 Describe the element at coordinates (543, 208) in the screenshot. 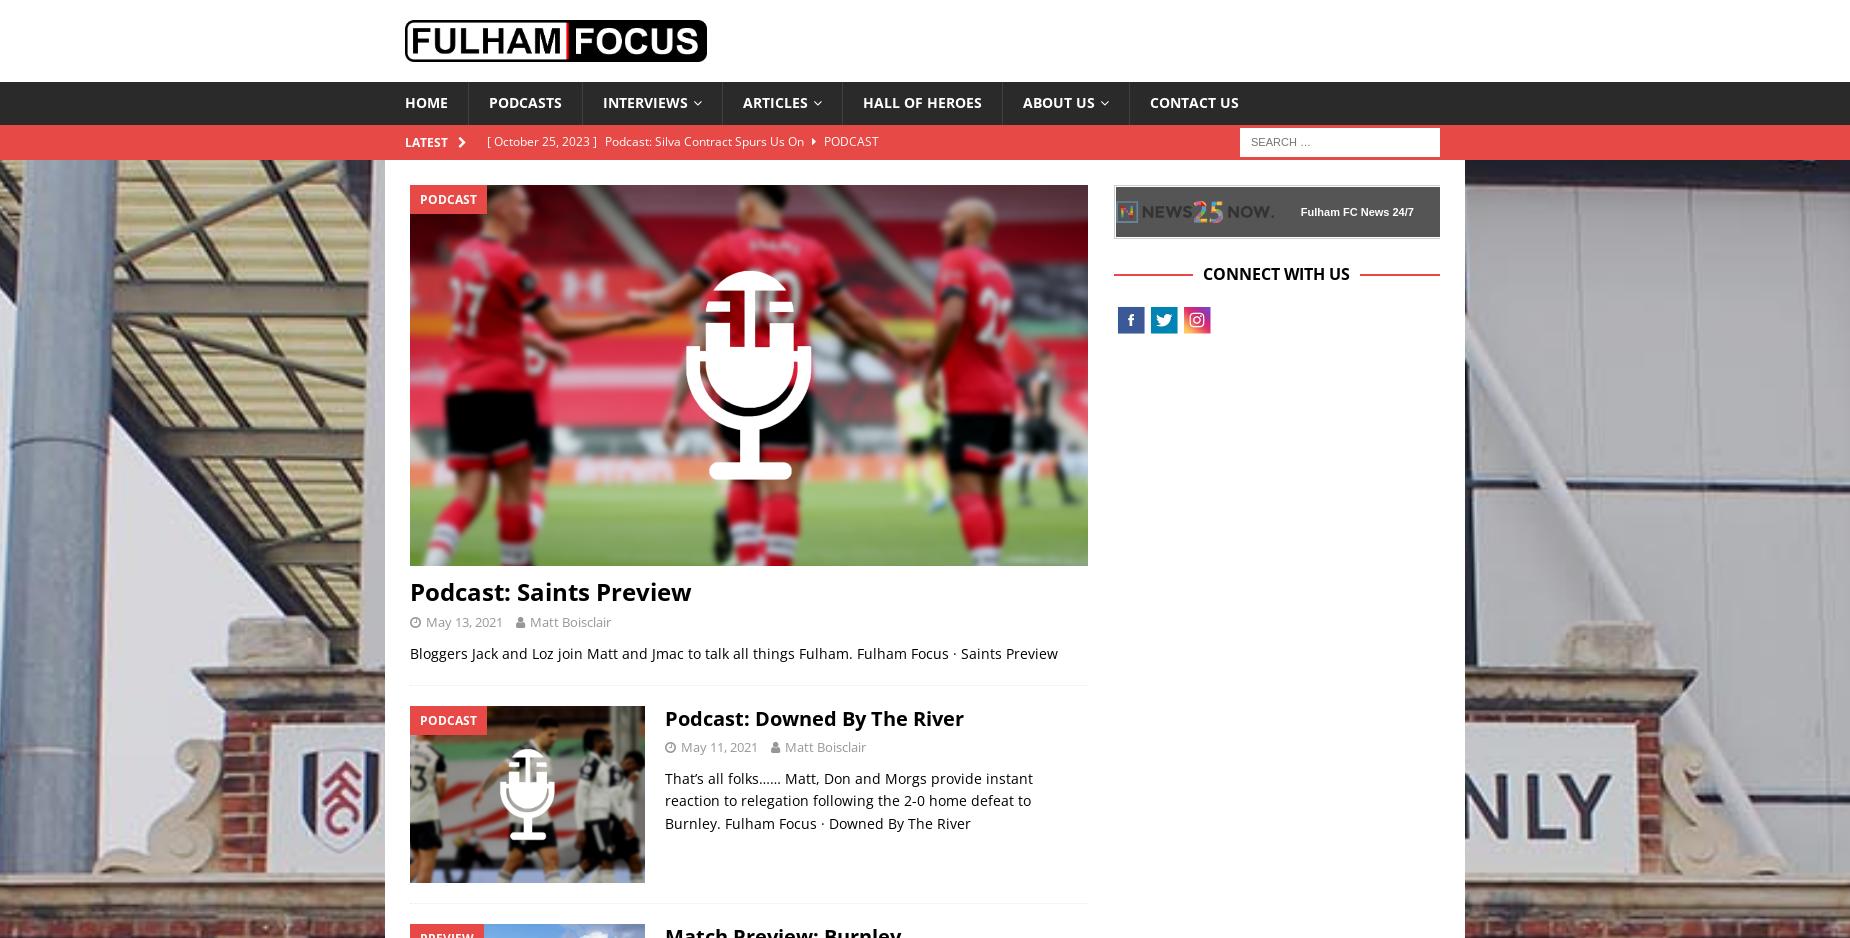

I see `'[ October 31, 2023 ]'` at that location.